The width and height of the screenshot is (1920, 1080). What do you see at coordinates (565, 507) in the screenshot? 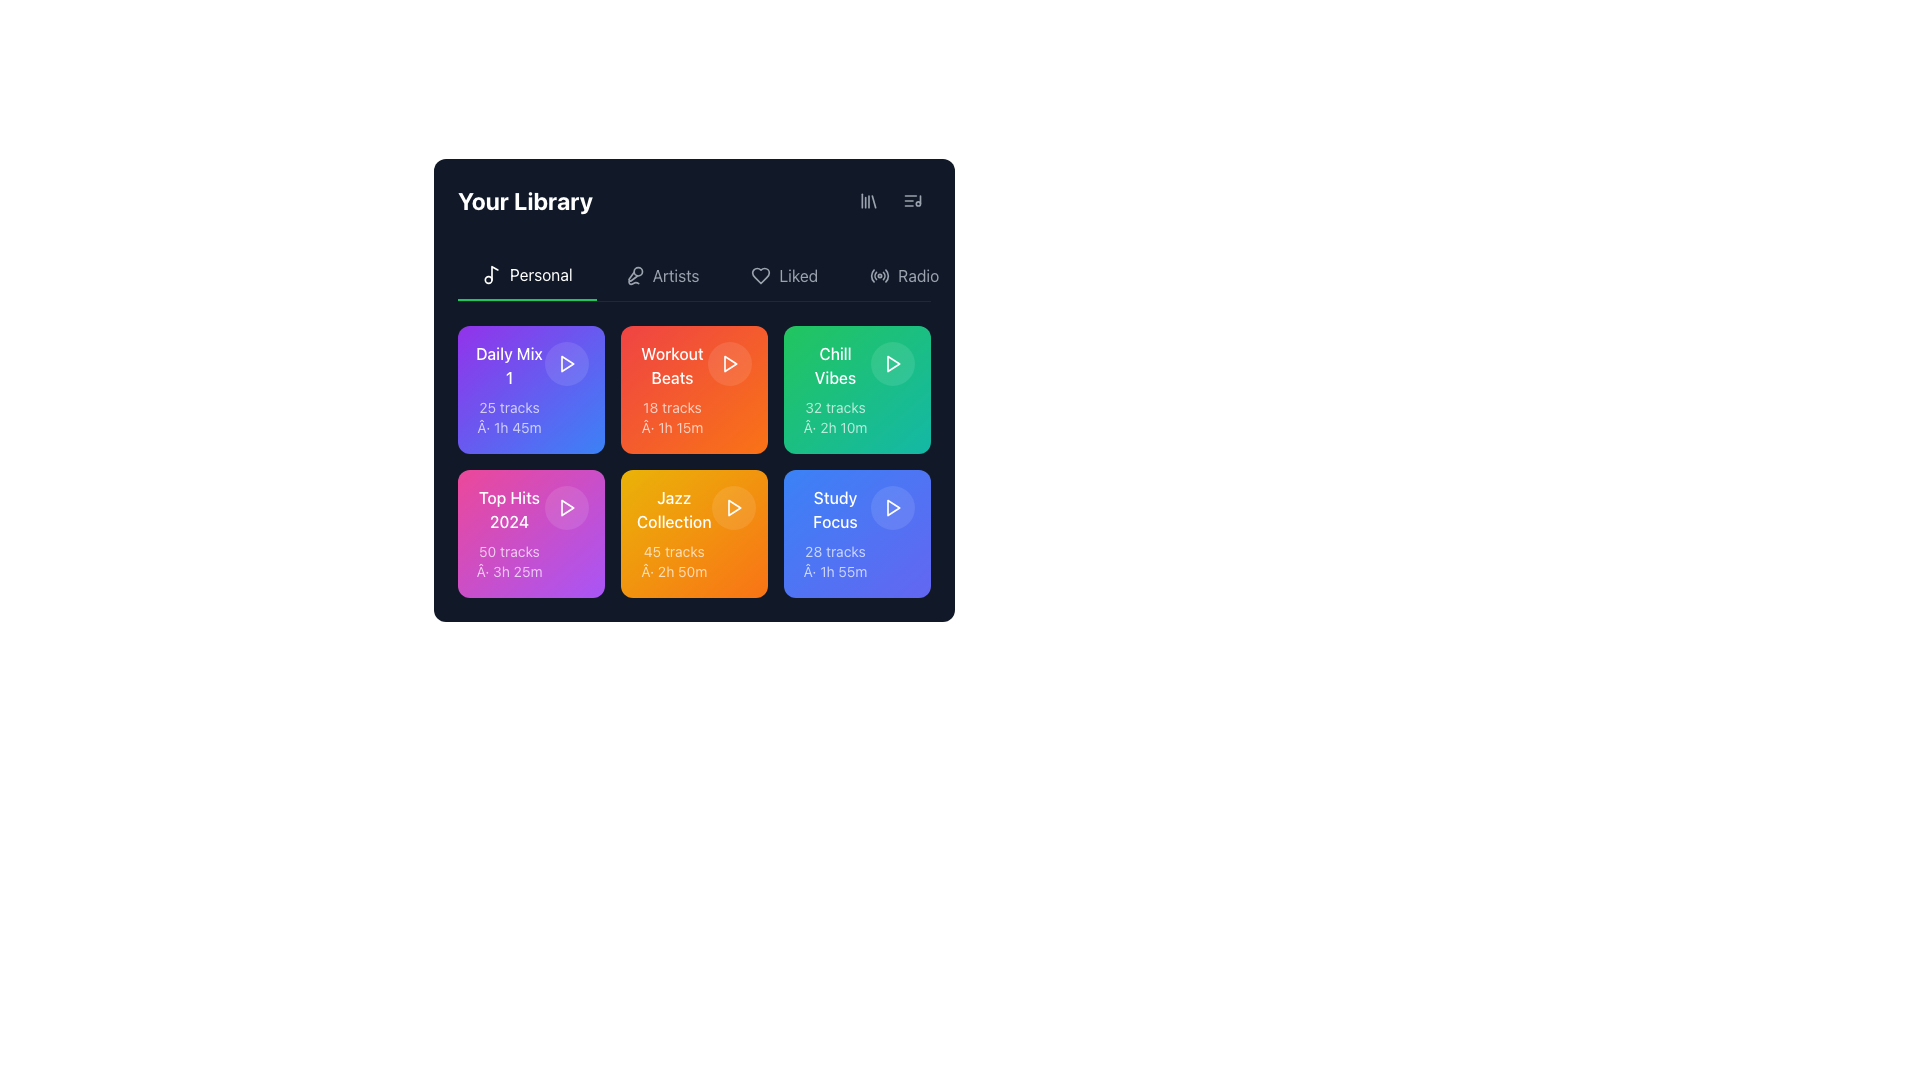
I see `the Circular Play Button located in the middle-right area of the purple card labeled 'Top Hits 2024' to play the associated content` at bounding box center [565, 507].